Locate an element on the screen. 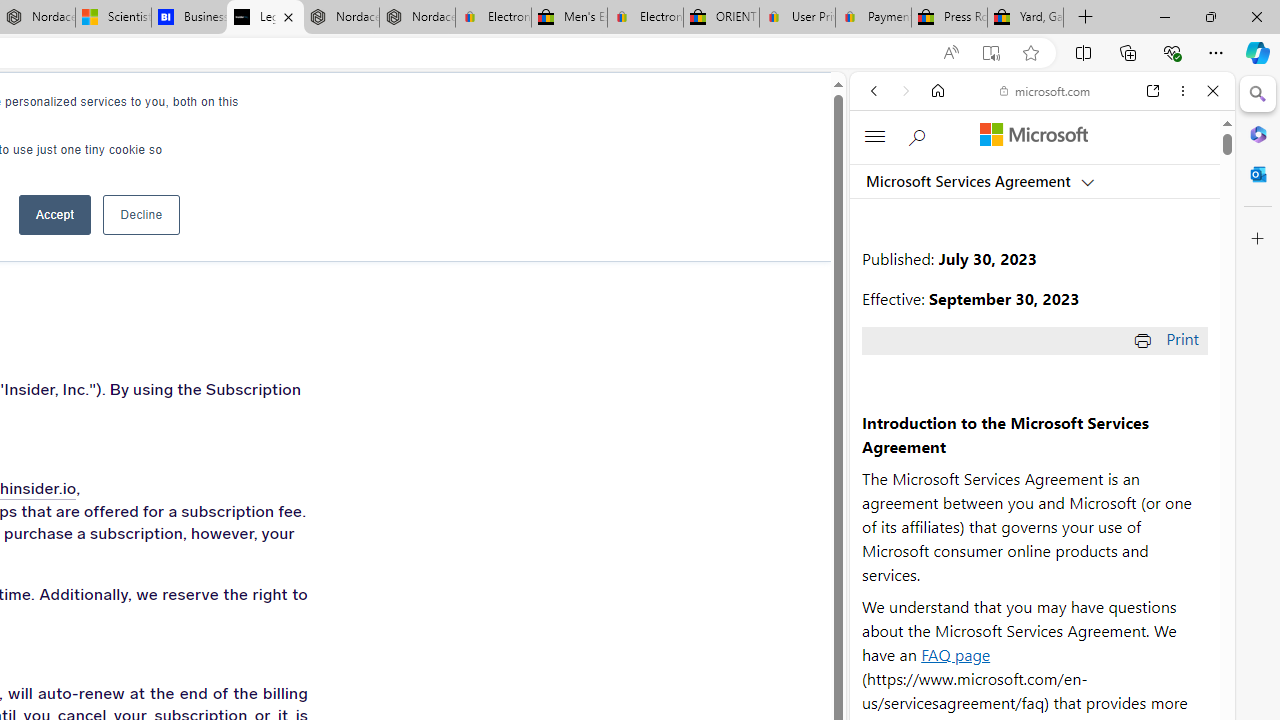  'FAQ page' is located at coordinates (955, 654).